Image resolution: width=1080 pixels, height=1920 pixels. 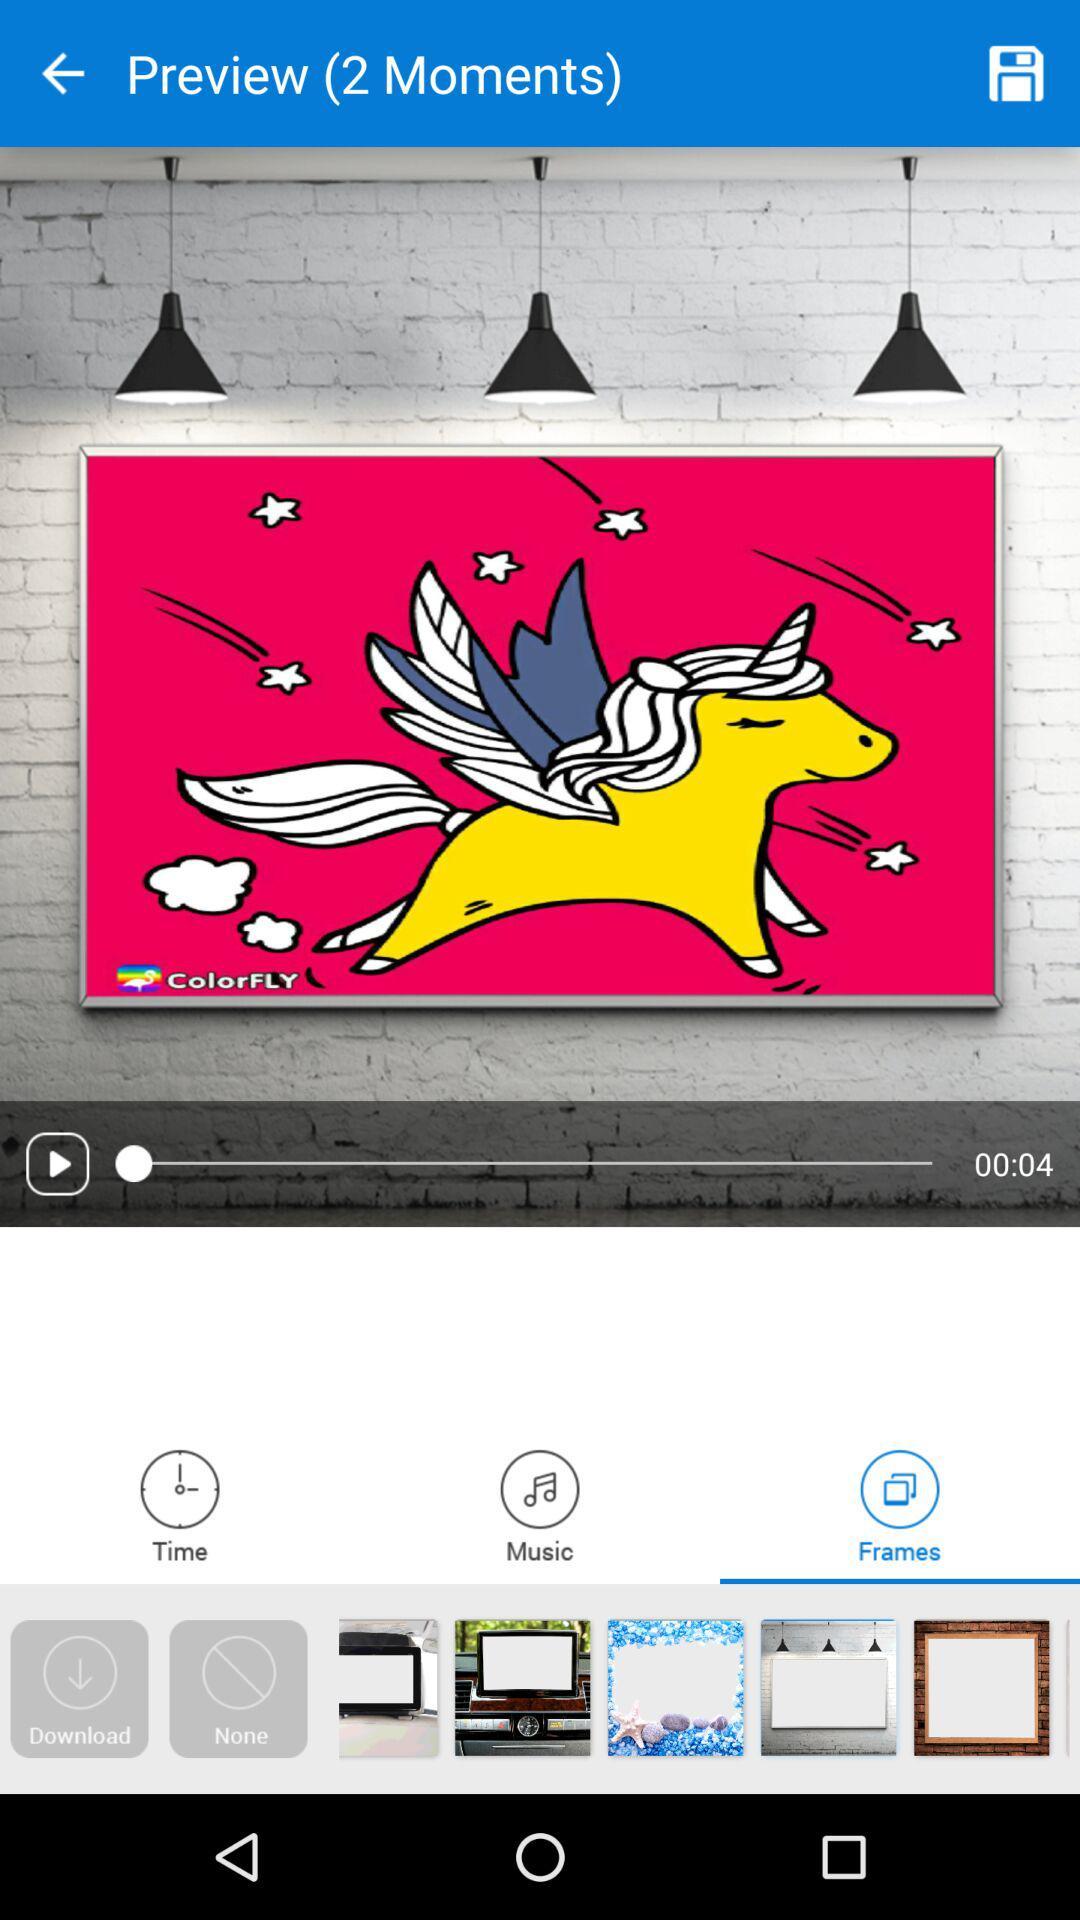 I want to click on frames option, so click(x=898, y=1505).